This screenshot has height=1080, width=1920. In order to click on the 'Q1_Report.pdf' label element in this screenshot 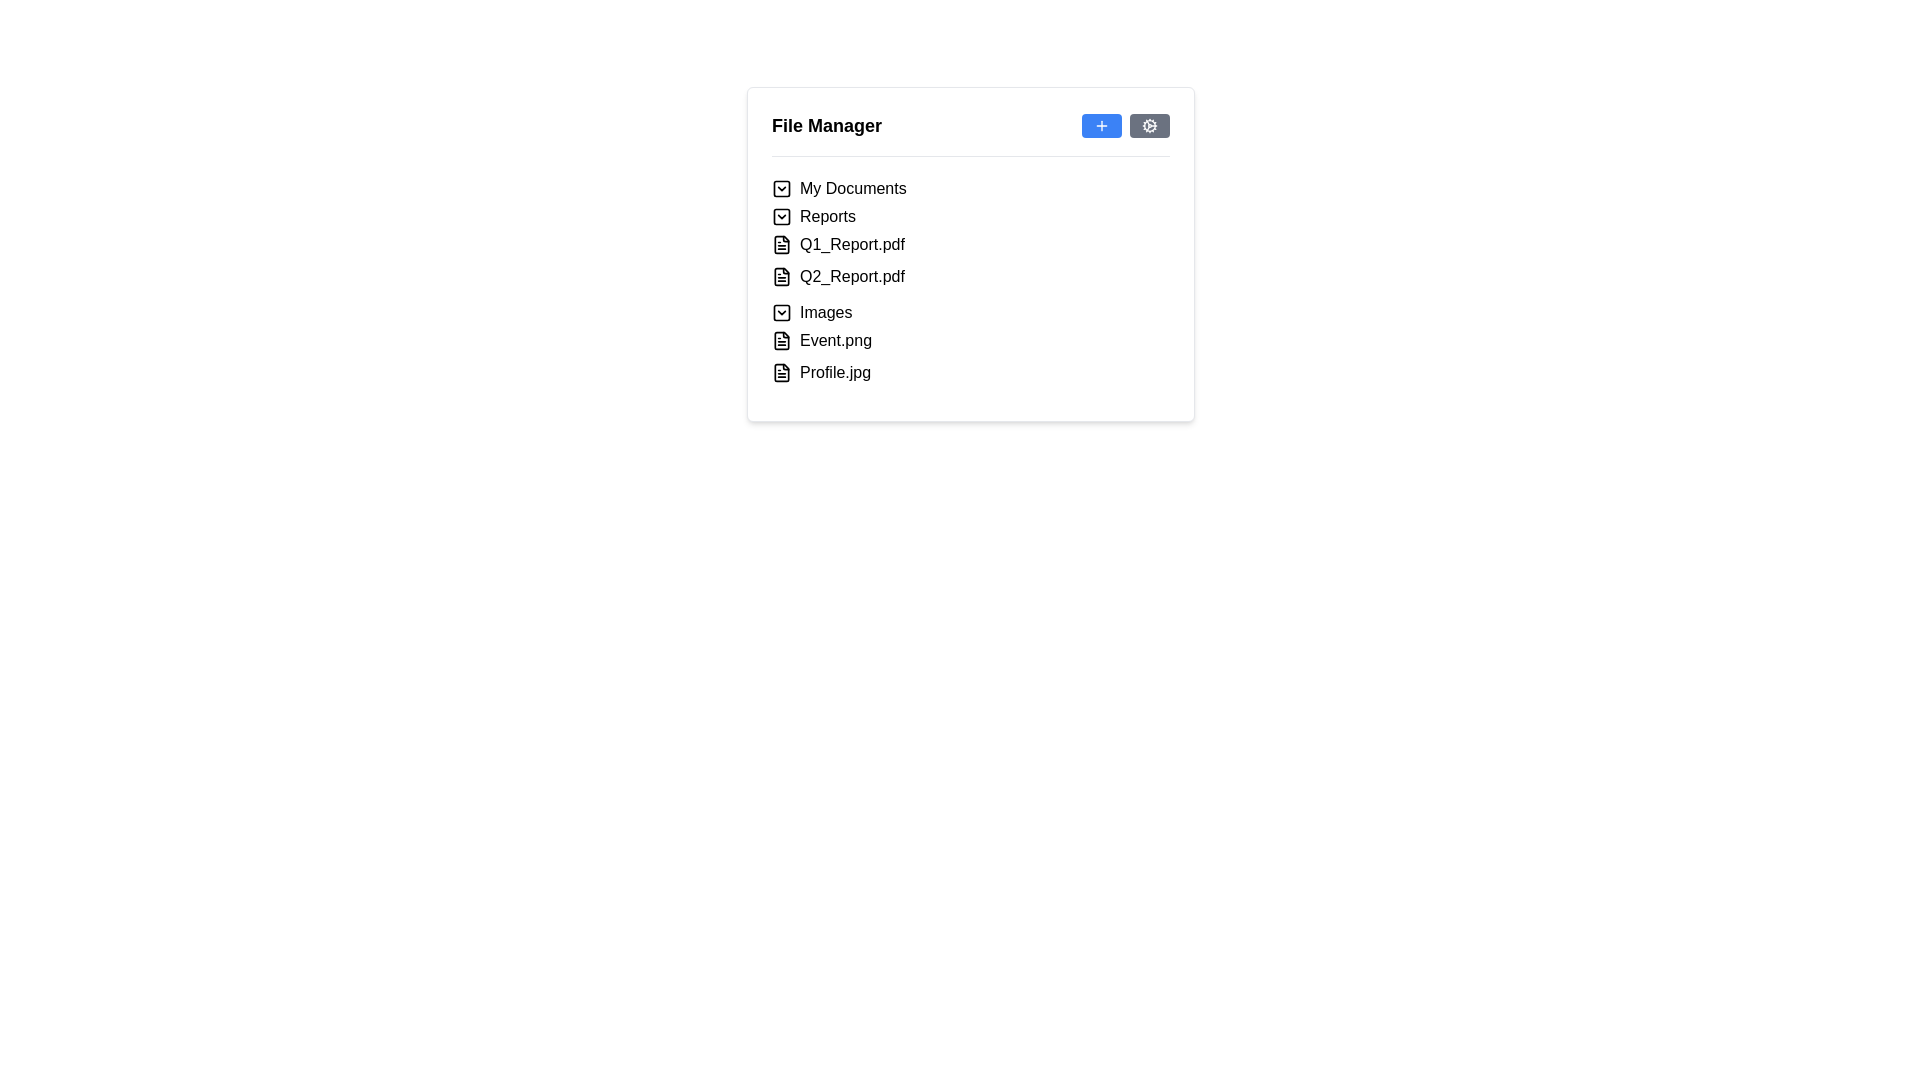, I will do `click(852, 244)`.